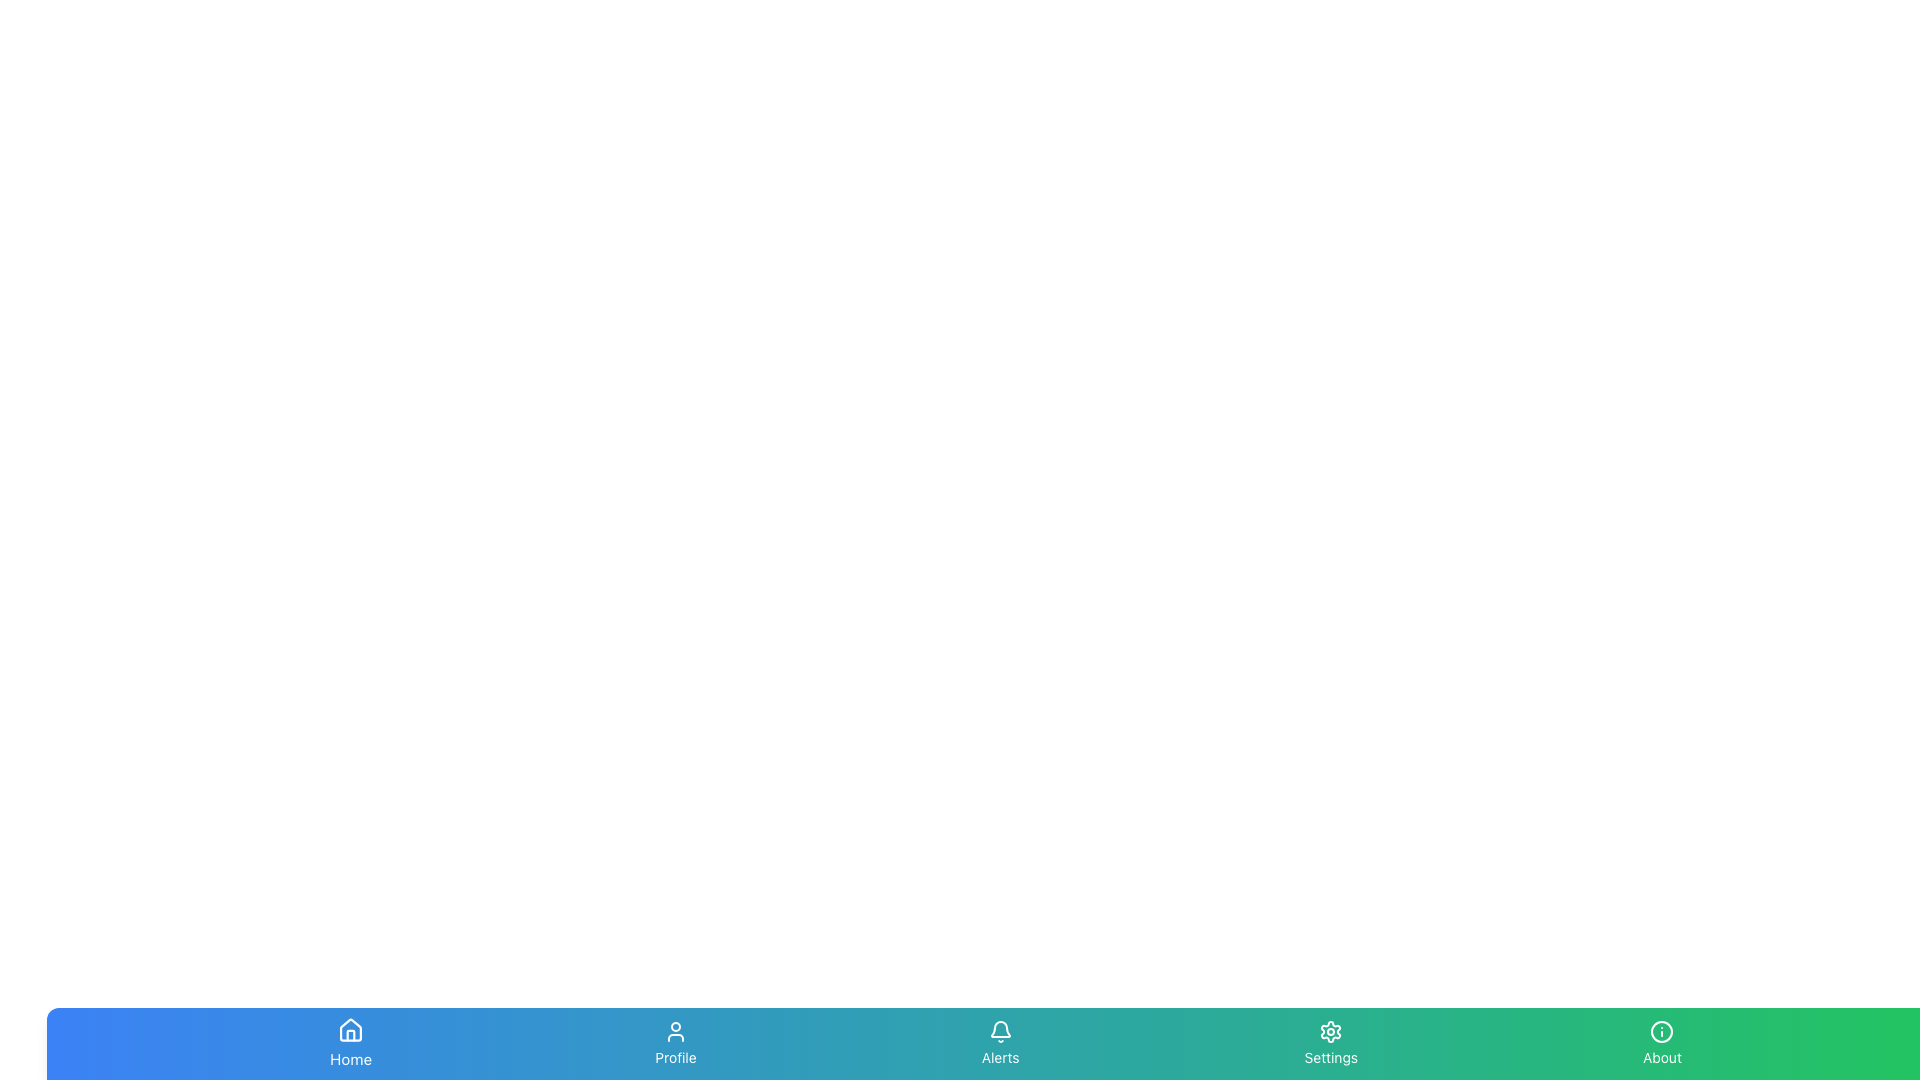 The image size is (1920, 1080). Describe the element at coordinates (1662, 1032) in the screenshot. I see `the information icon, which is an outlined circle with an 'i' inside, located in the 'About' section of the bottom navigation bar` at that location.